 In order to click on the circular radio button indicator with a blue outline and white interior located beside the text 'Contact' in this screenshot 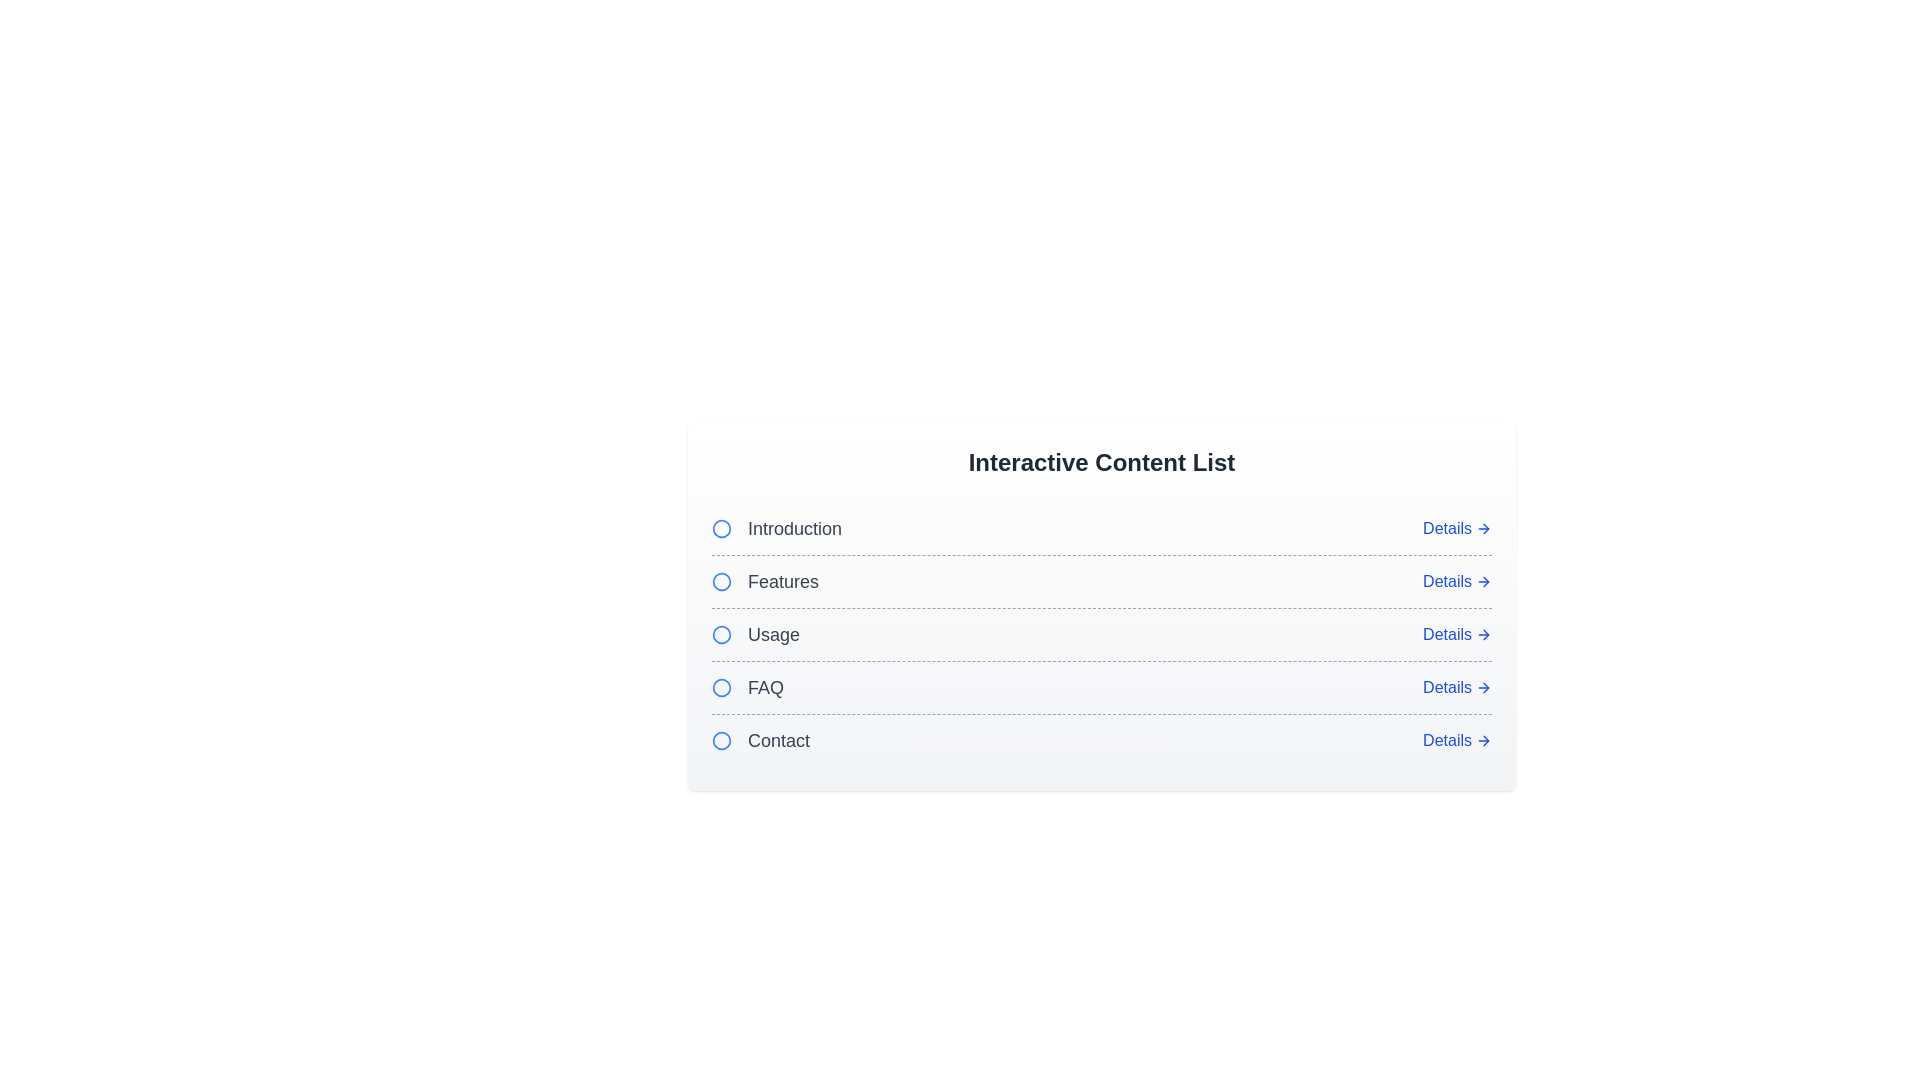, I will do `click(720, 740)`.